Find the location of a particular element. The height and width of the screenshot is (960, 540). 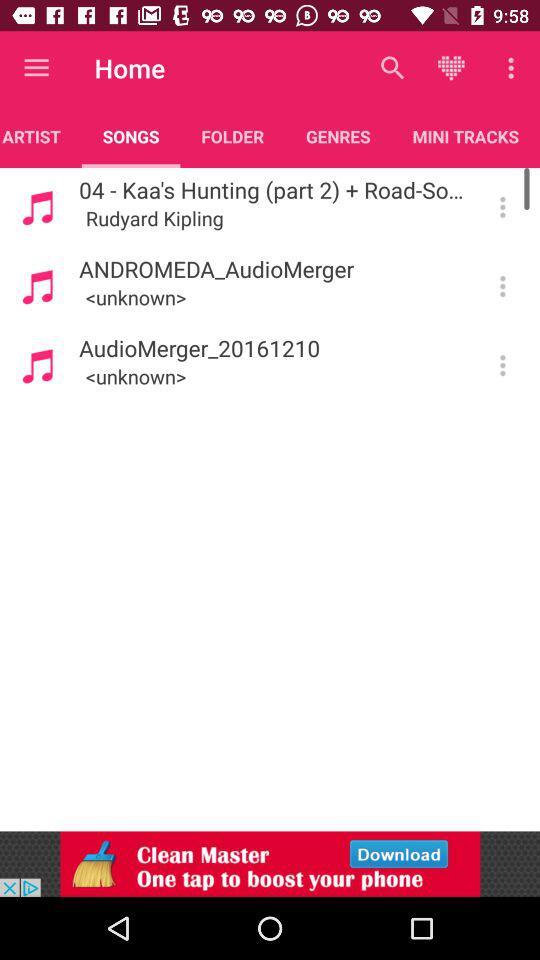

click on advertisement is located at coordinates (270, 863).